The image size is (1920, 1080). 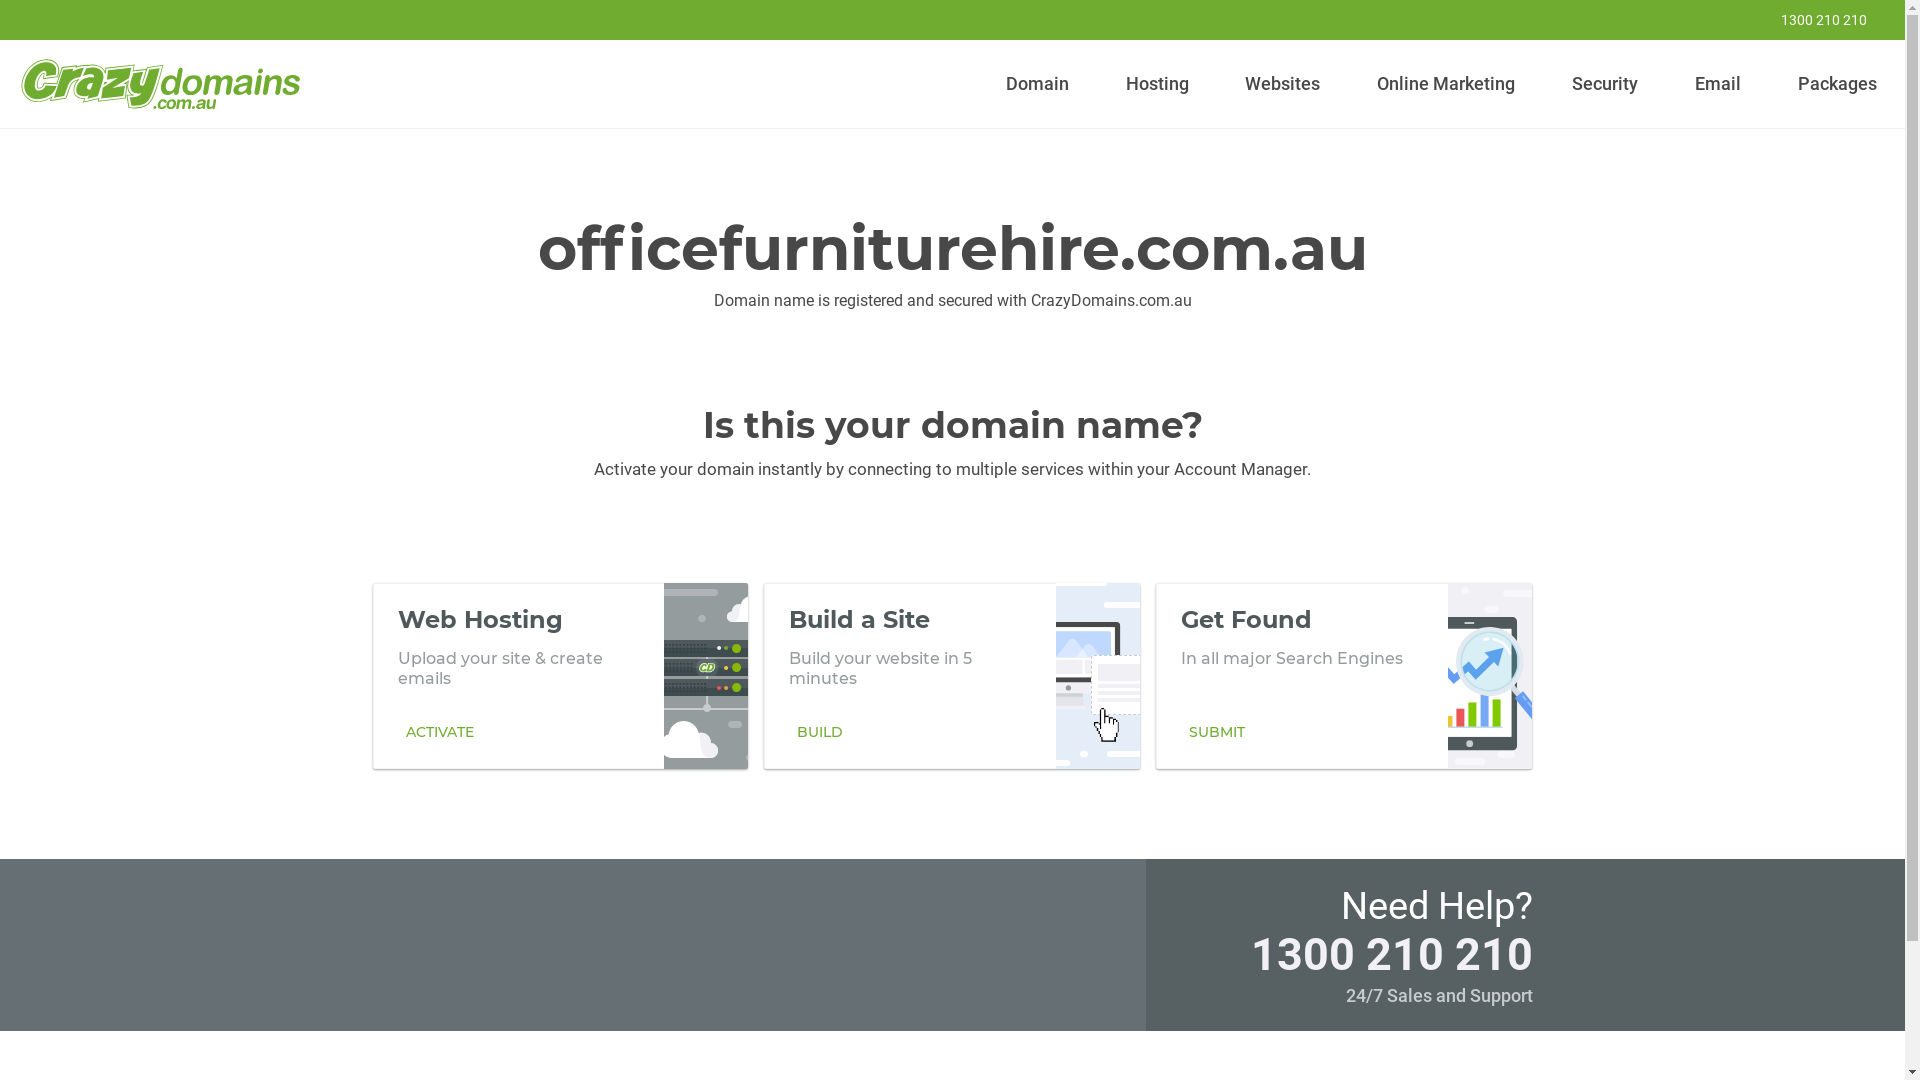 I want to click on 'Domain', so click(x=1037, y=83).